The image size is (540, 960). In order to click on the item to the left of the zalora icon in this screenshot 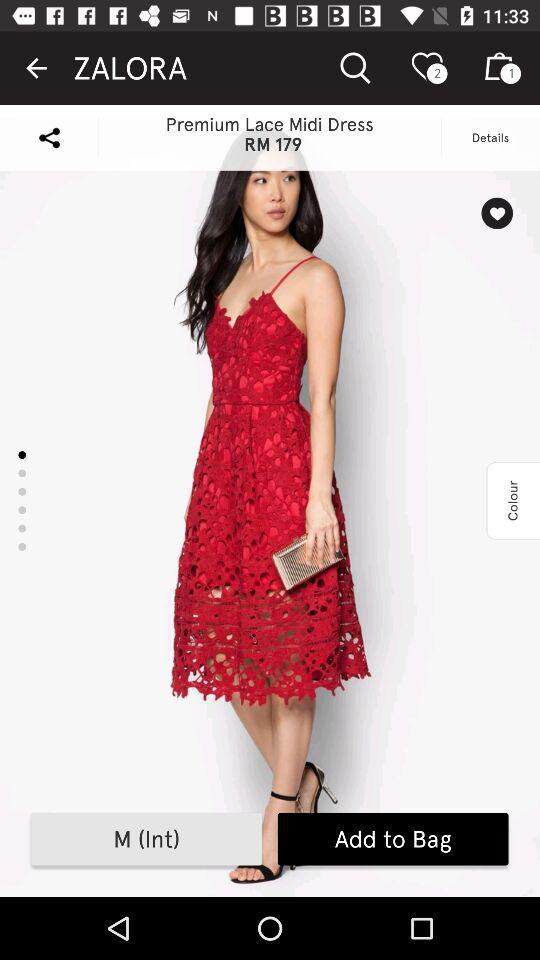, I will do `click(36, 68)`.